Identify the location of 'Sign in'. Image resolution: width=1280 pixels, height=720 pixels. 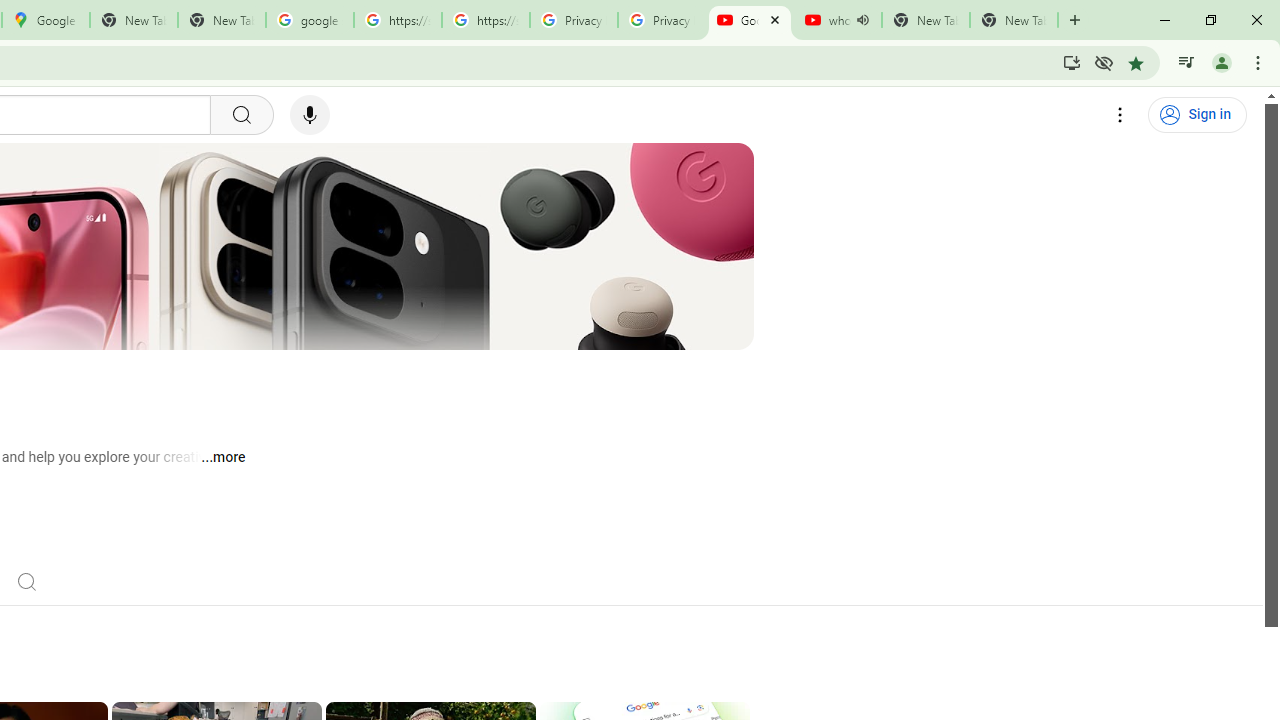
(1197, 115).